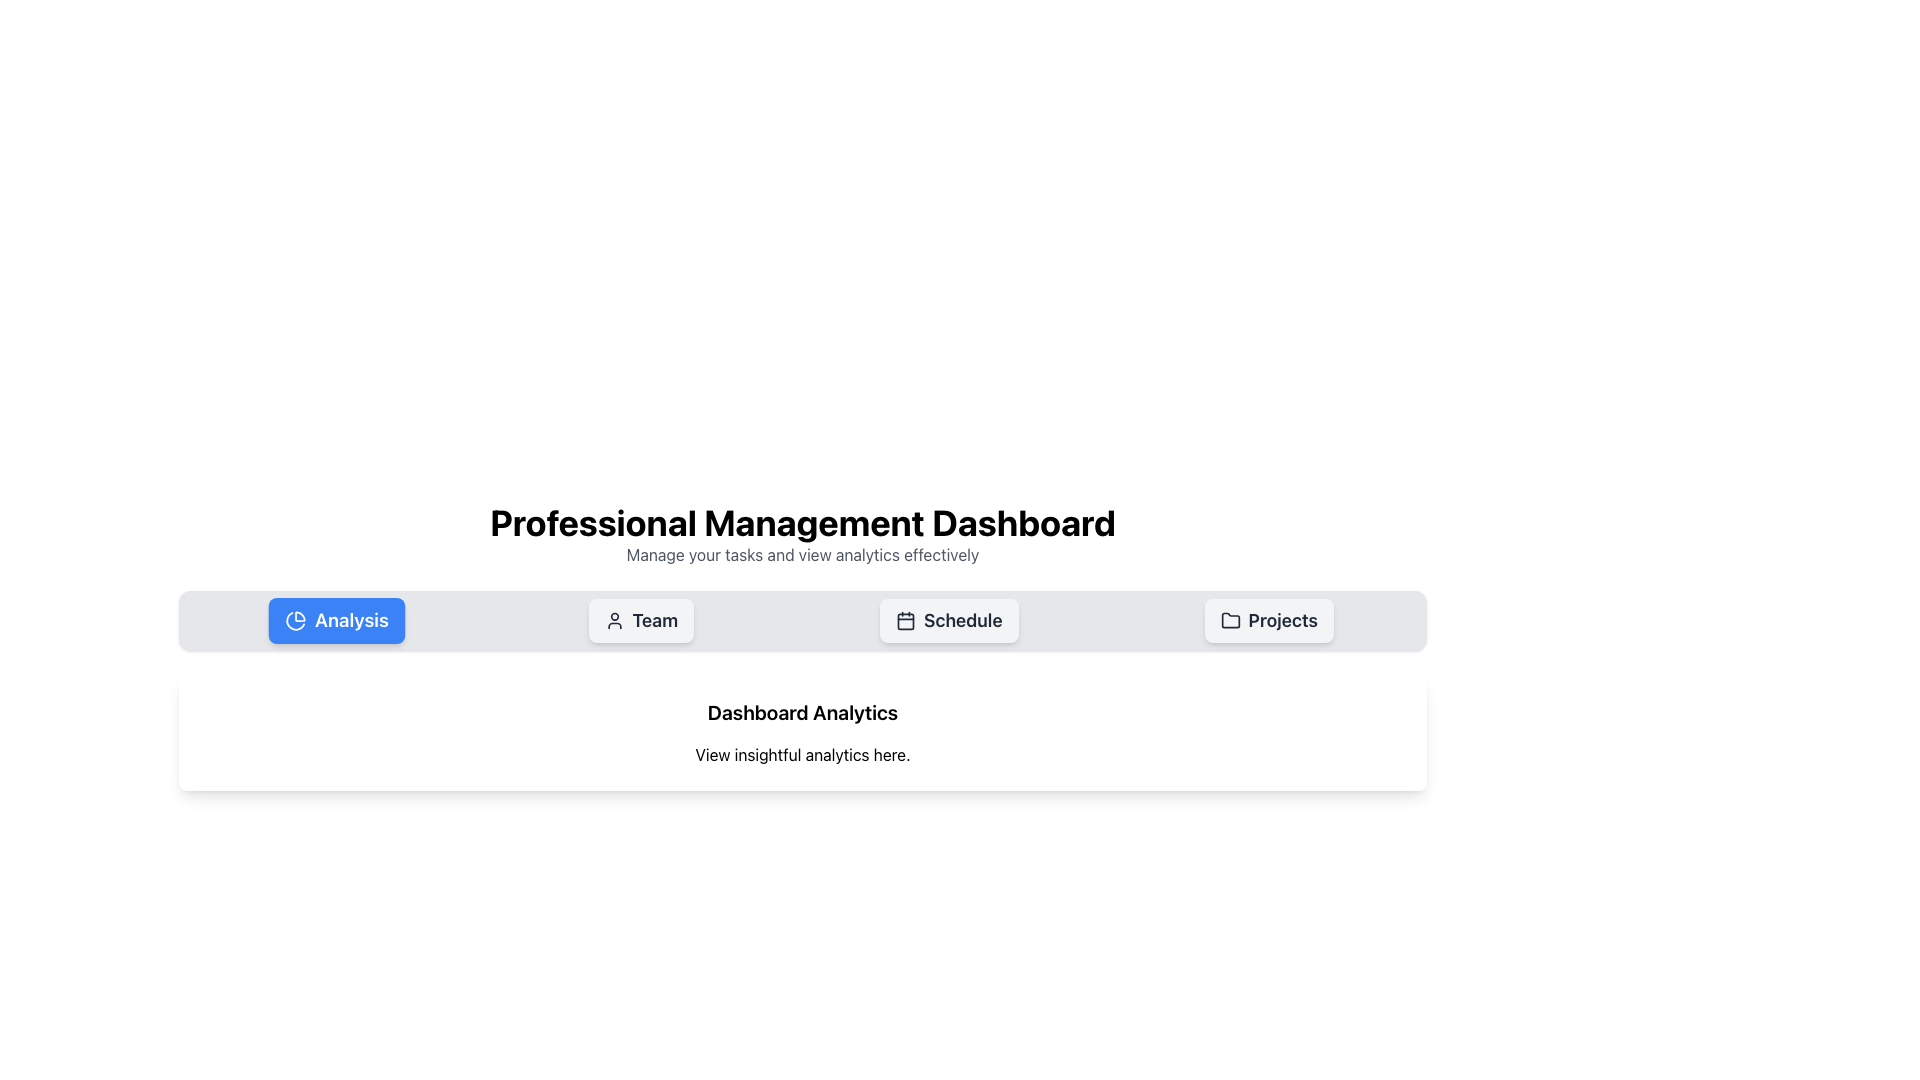 The height and width of the screenshot is (1080, 1920). Describe the element at coordinates (1229, 620) in the screenshot. I see `the folder icon representing the 'Projects' button located to the left of the text 'Projects' in the top-right section of the navigation bar` at that location.